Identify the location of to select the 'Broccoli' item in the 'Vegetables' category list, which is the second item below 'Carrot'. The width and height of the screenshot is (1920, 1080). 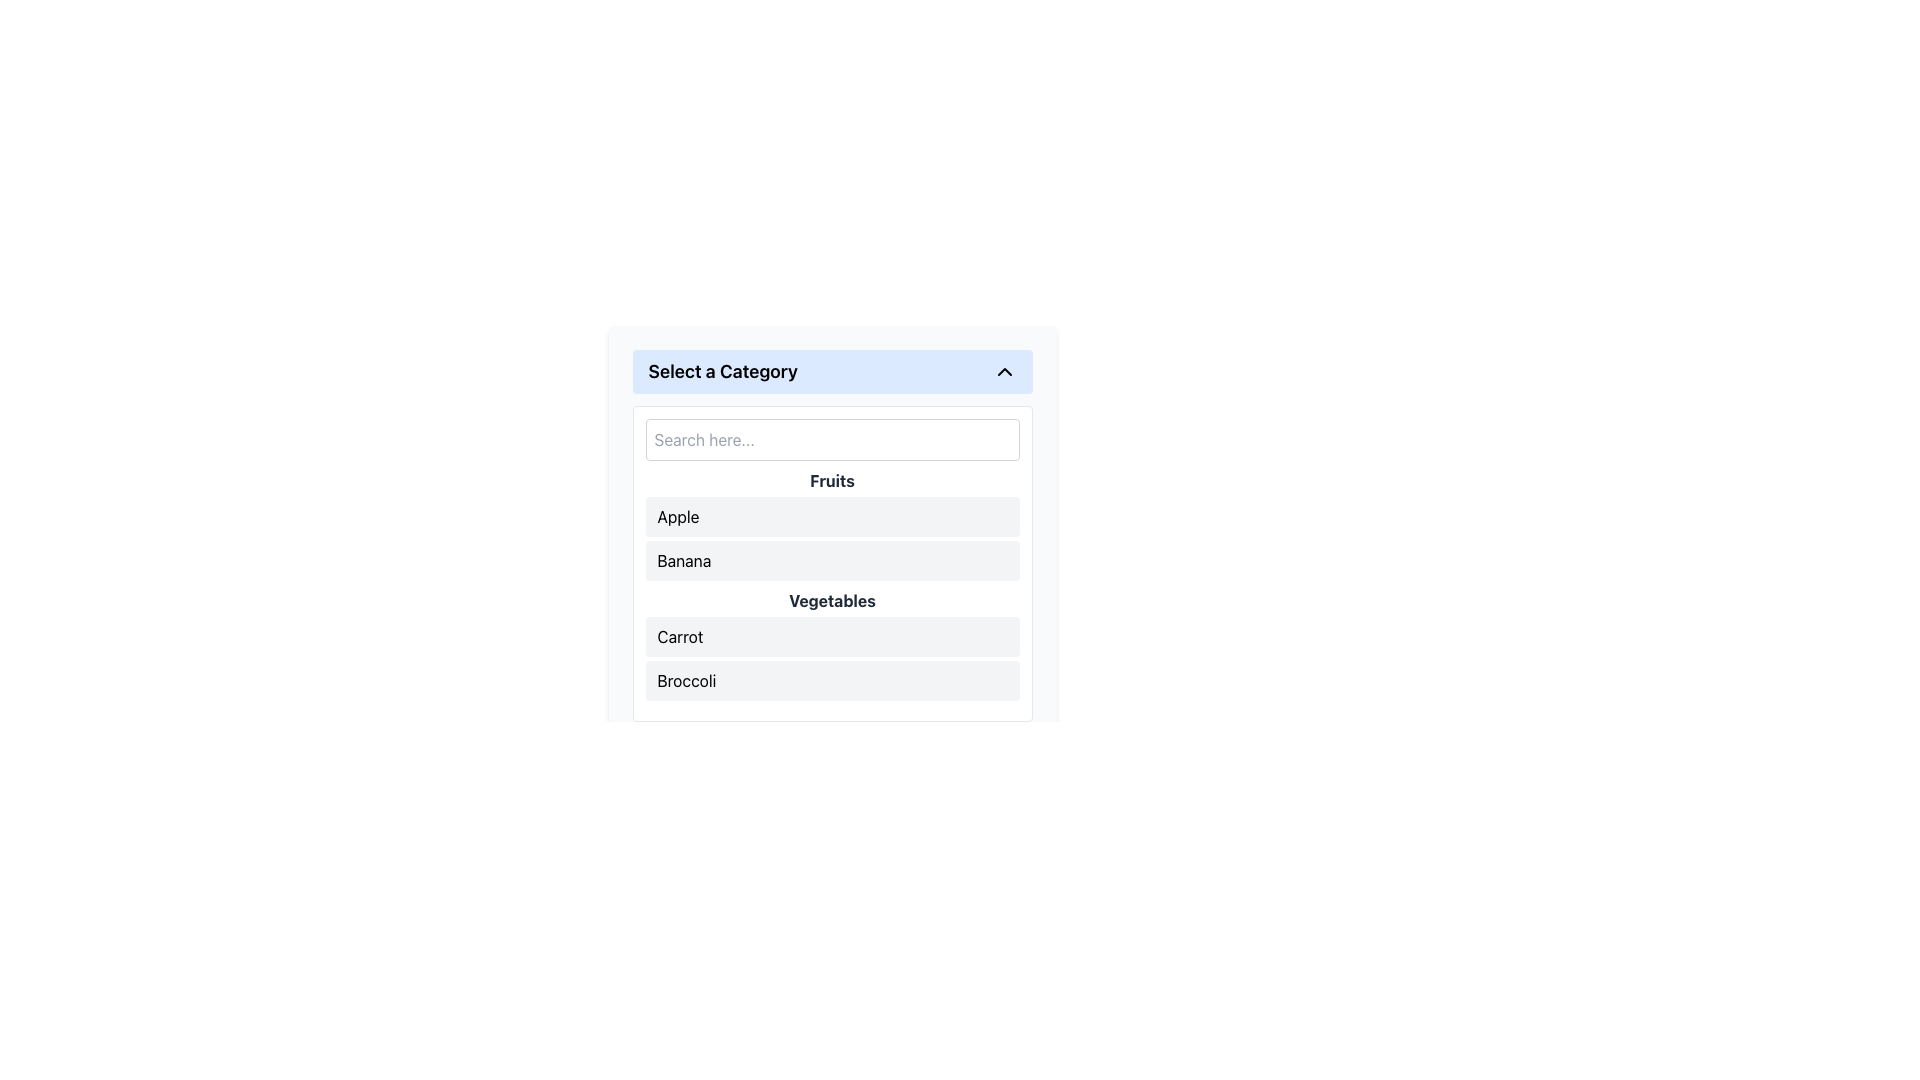
(686, 680).